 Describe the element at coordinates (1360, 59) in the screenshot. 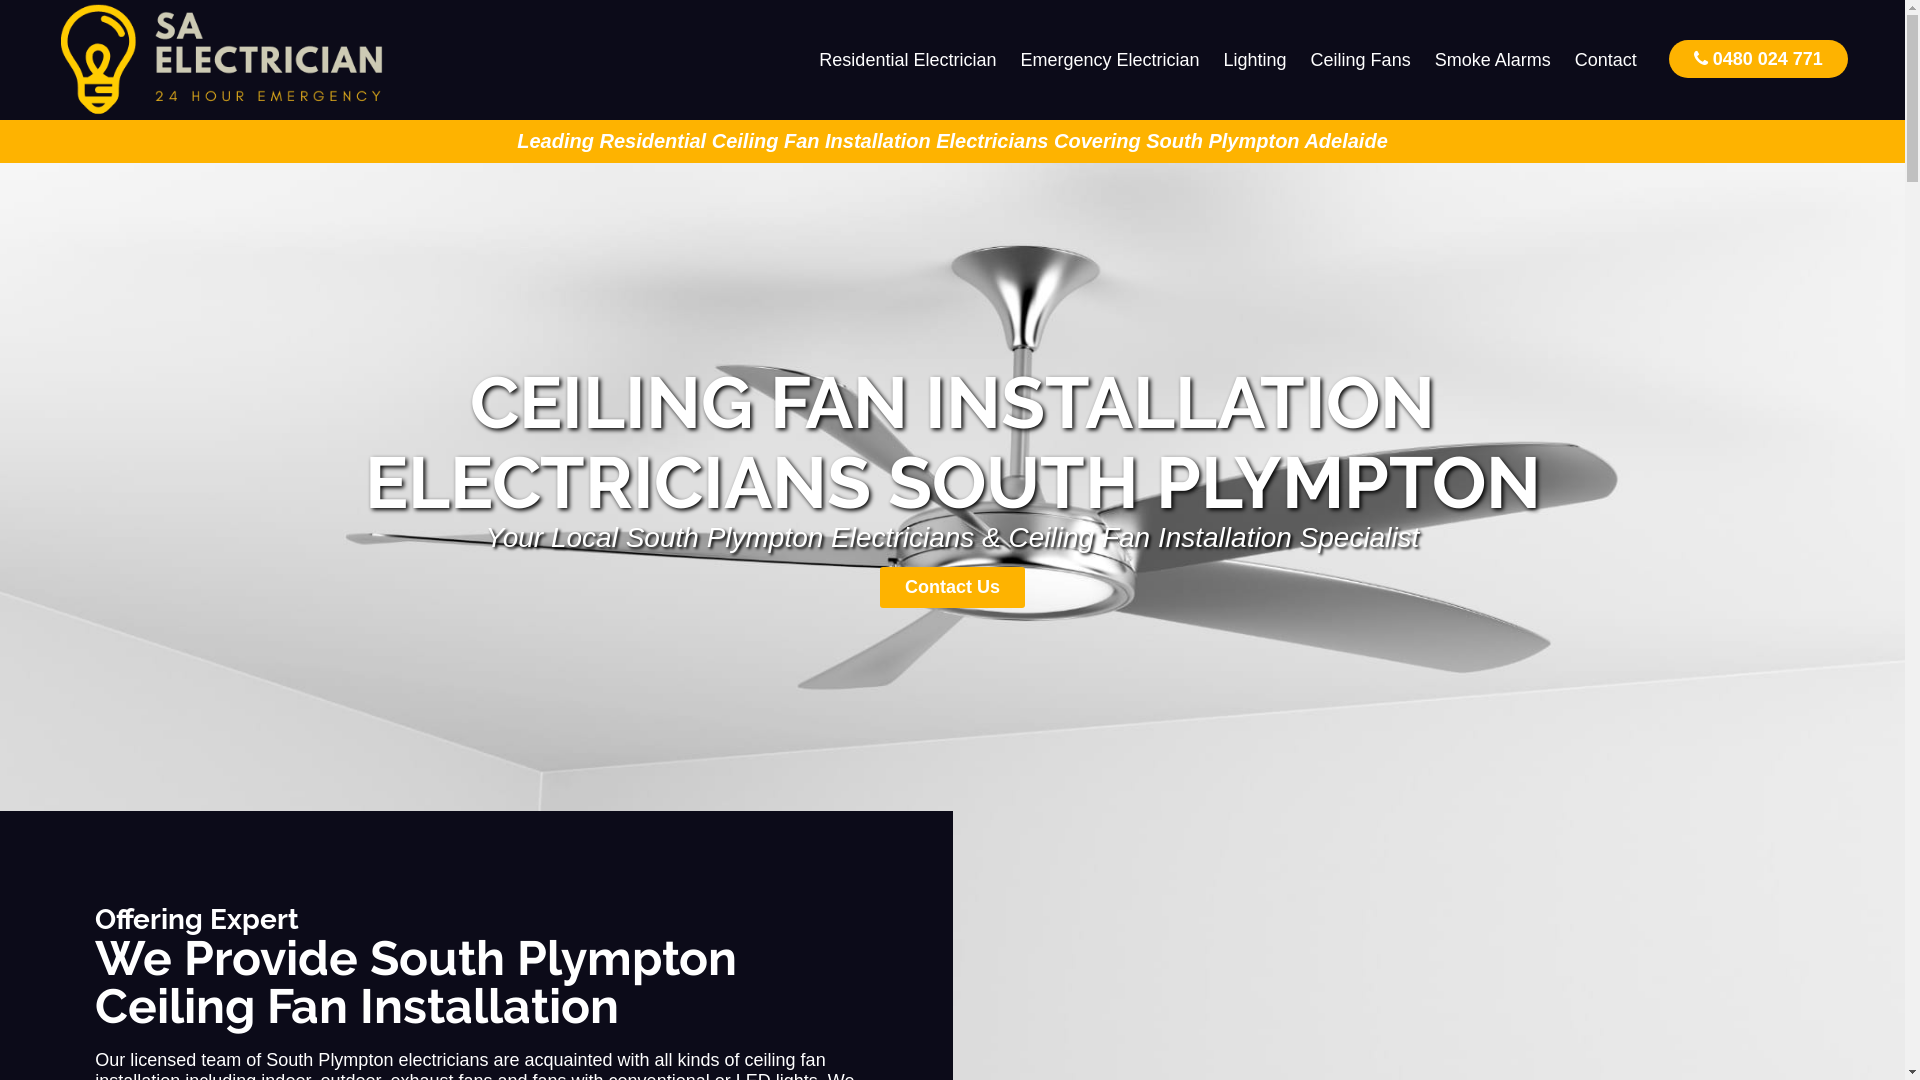

I see `'Ceiling Fans'` at that location.